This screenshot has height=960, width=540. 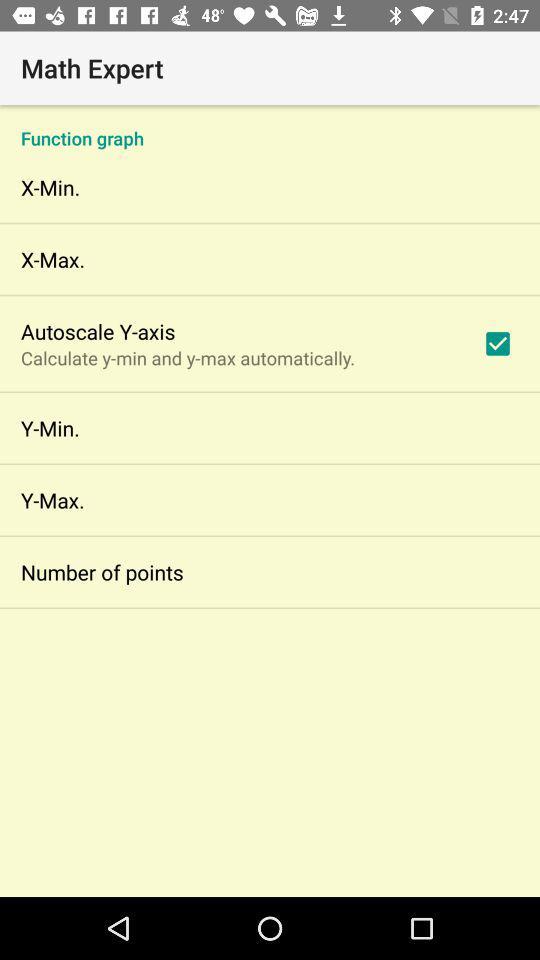 What do you see at coordinates (97, 331) in the screenshot?
I see `autoscale y-axis app` at bounding box center [97, 331].